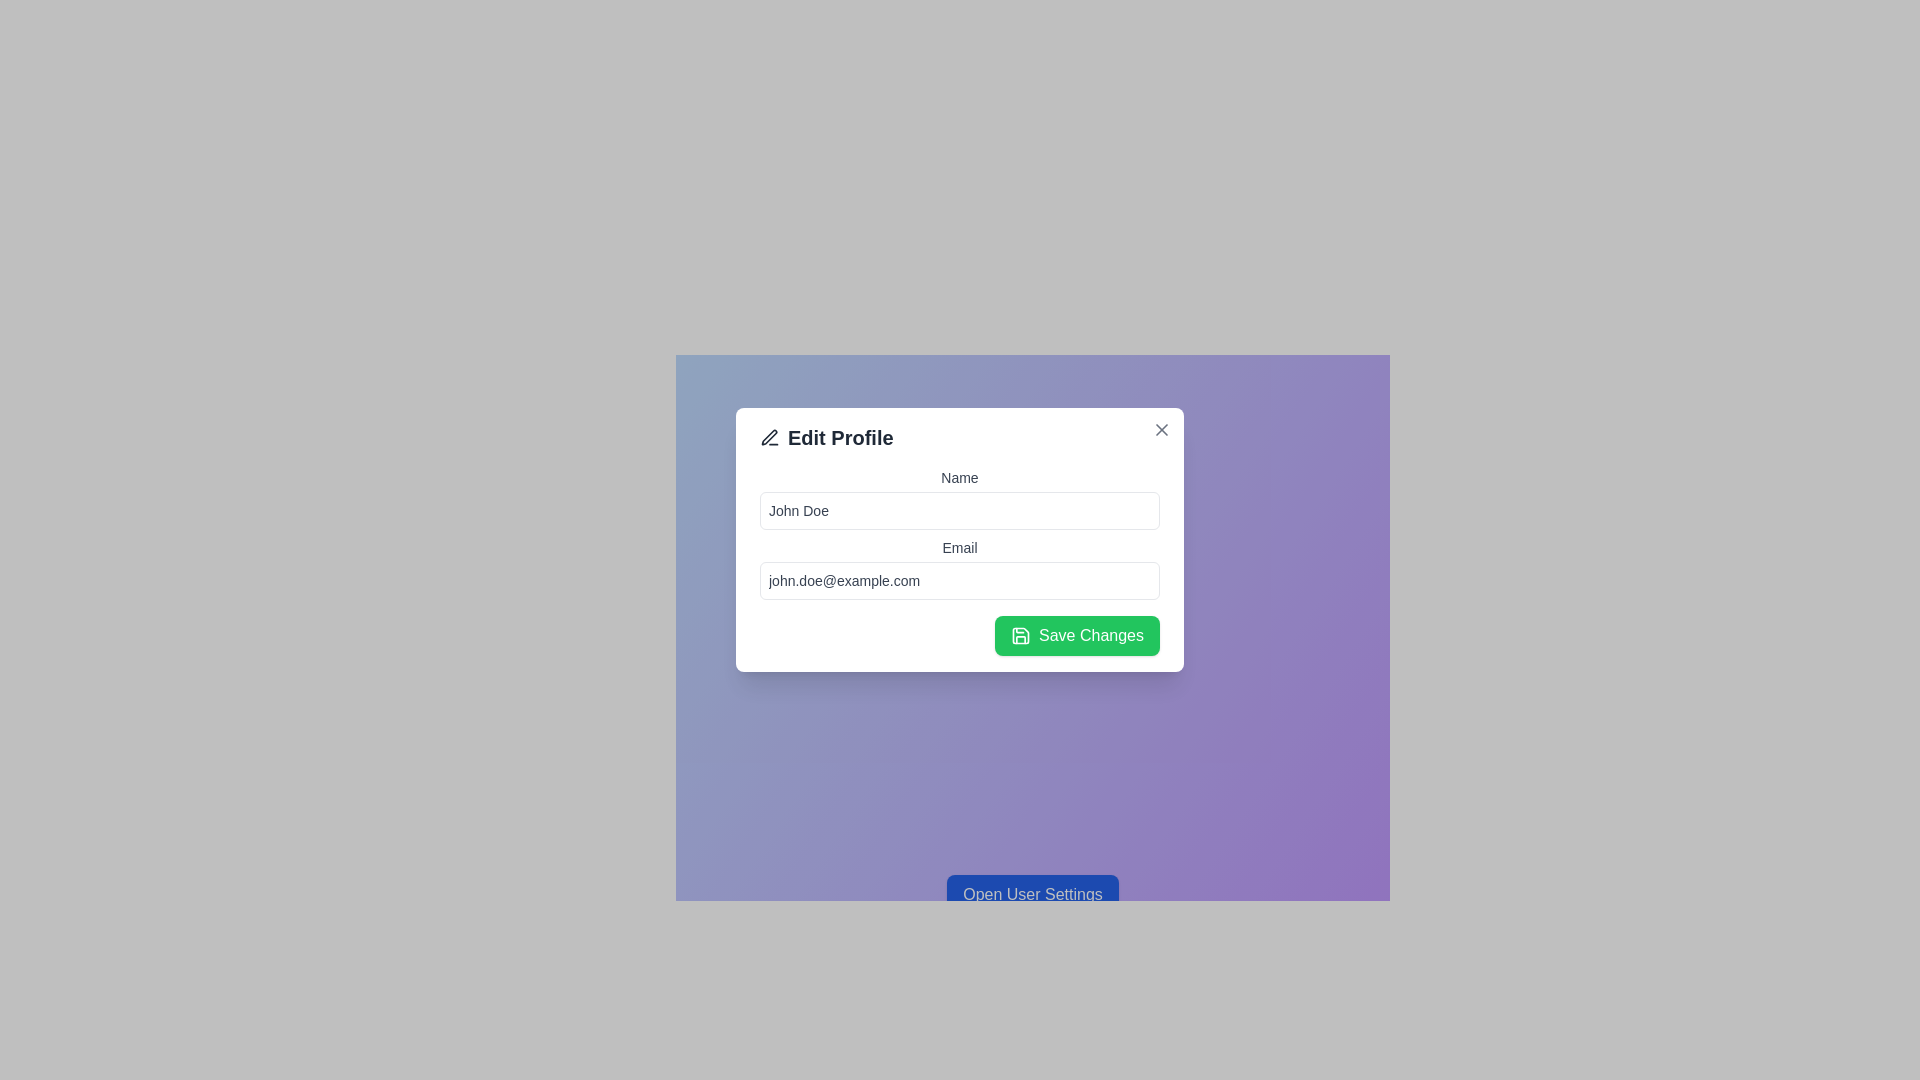  What do you see at coordinates (768, 436) in the screenshot?
I see `the editing icon, which resembles a tilted pen with a diagonal stripe, located to the left of the 'Edit Profile' text at the top of the dialog box` at bounding box center [768, 436].